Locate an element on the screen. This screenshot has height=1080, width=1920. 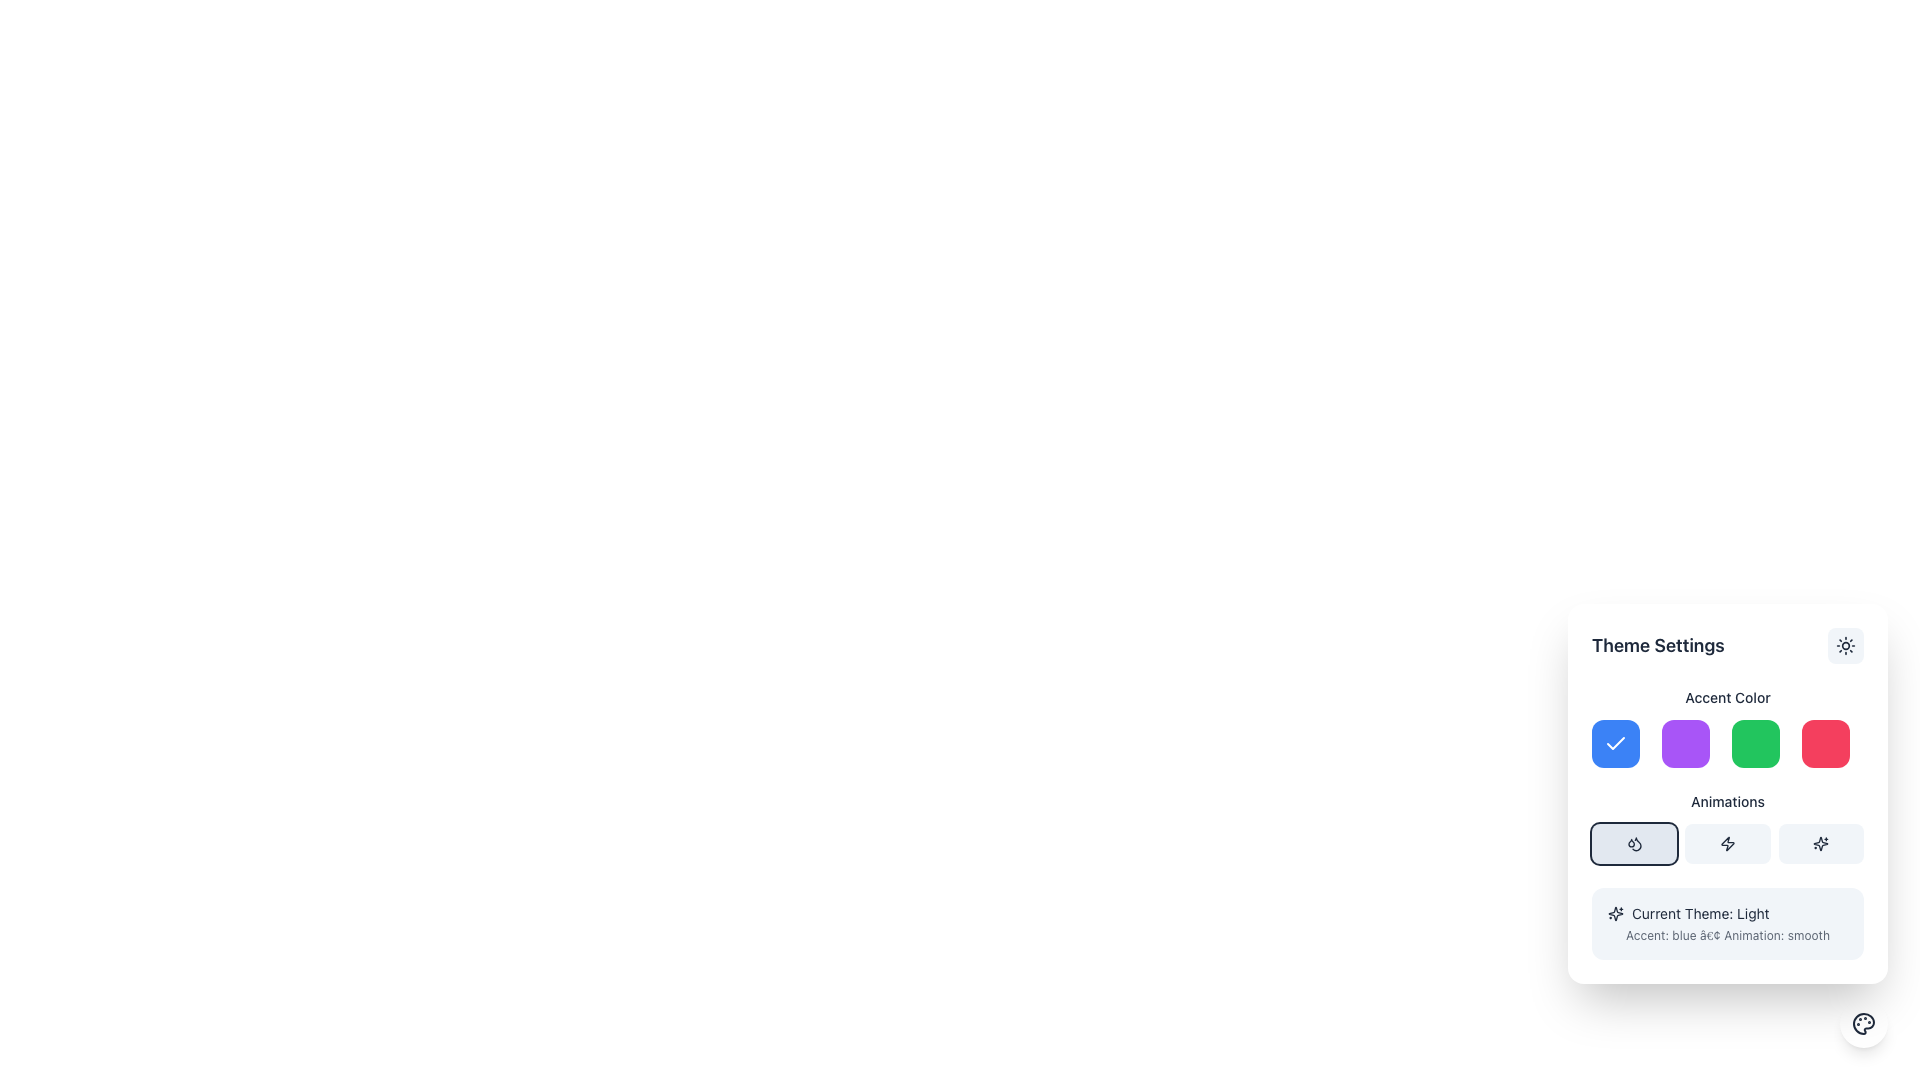
the 'Animations' label/text display, which is a small, bold text element situated in the center of the card interface, below the color options is located at coordinates (1727, 801).